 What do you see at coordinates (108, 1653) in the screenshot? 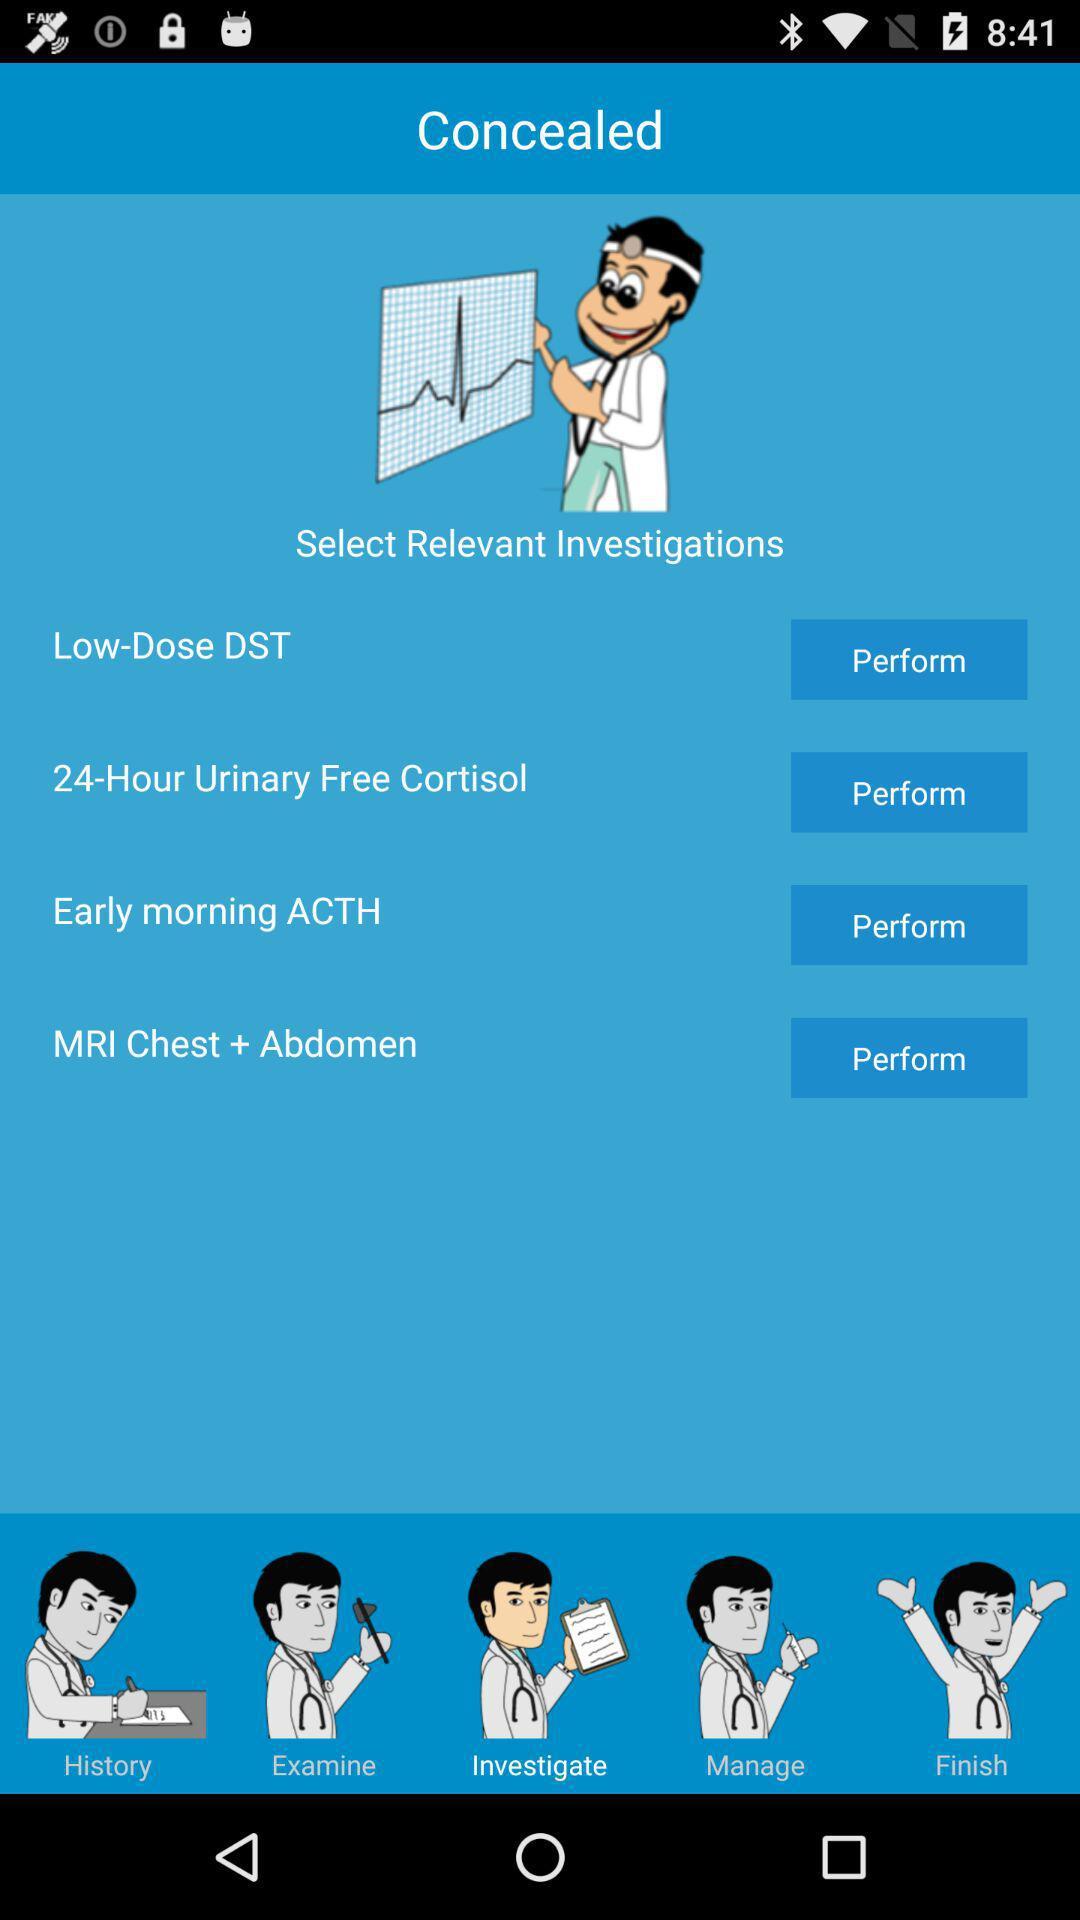
I see `item below the mri chest + abdomen icon` at bounding box center [108, 1653].